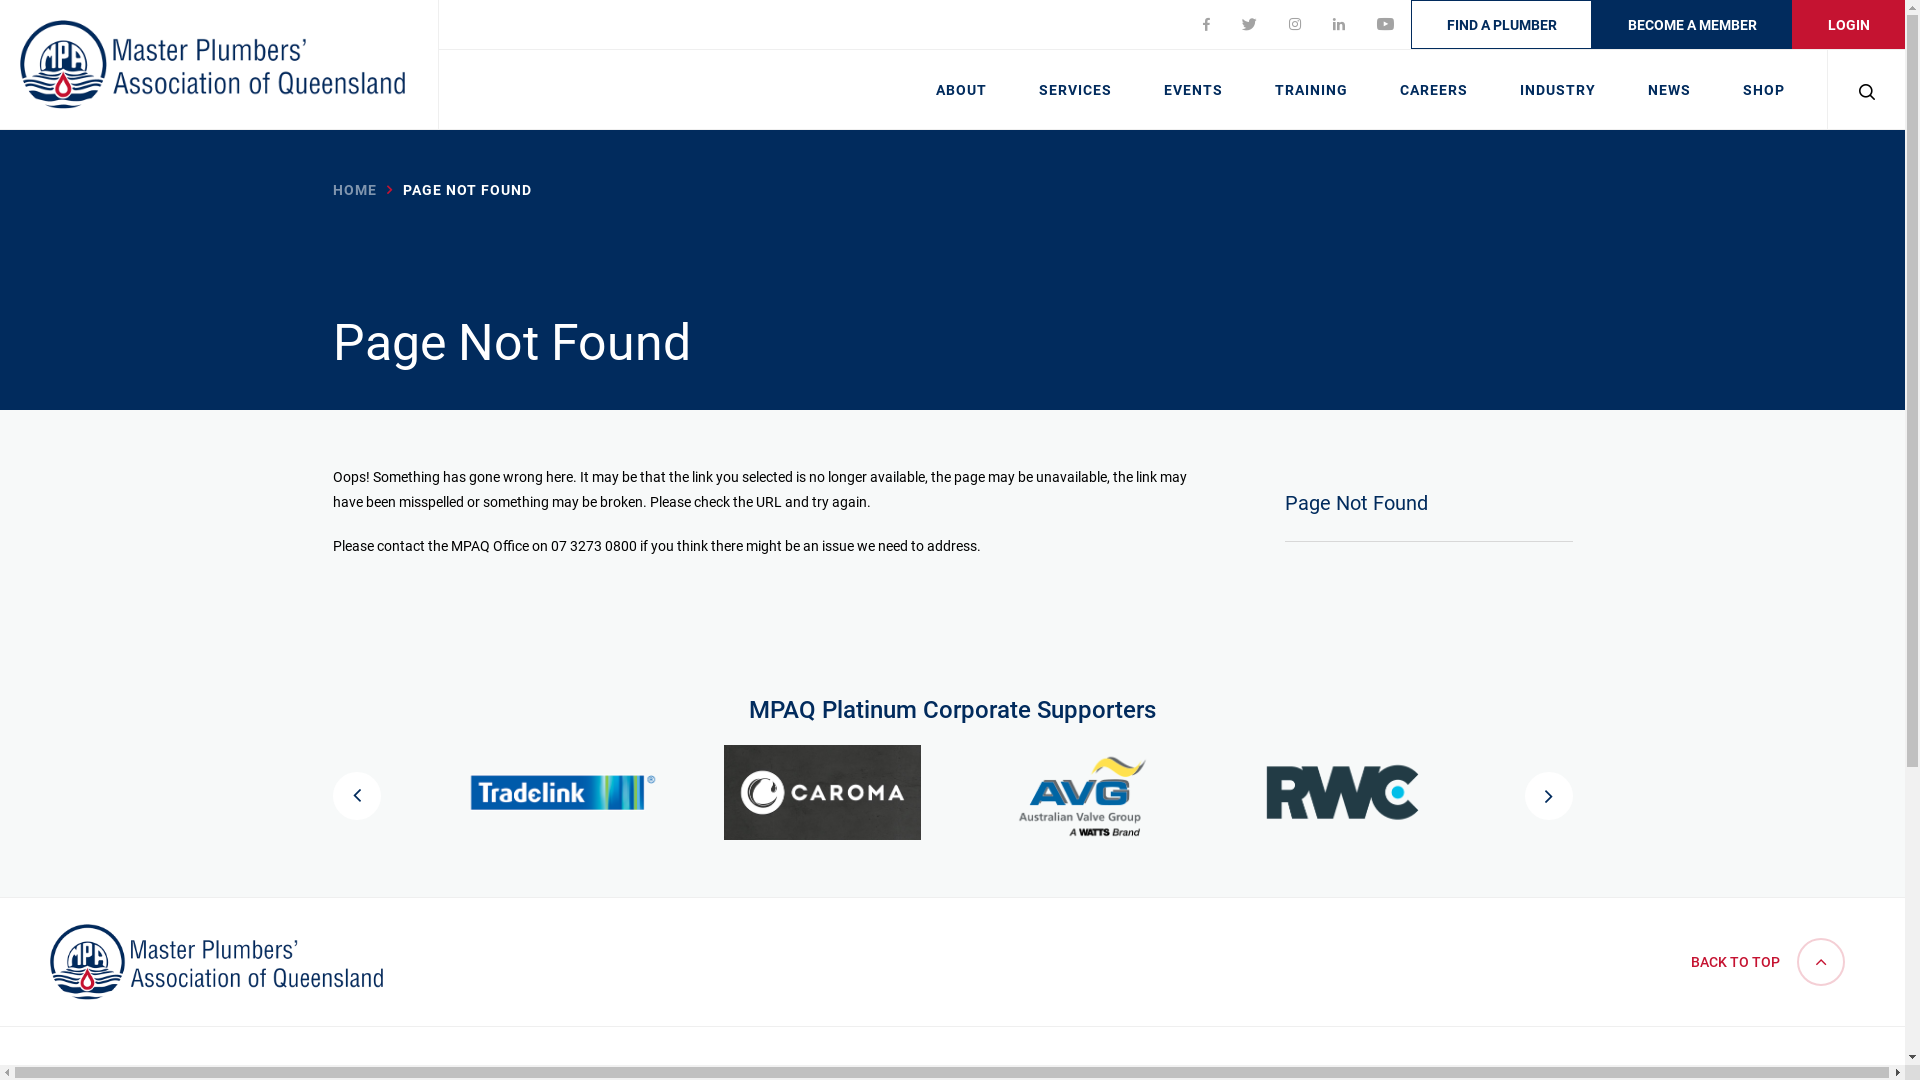 This screenshot has height=1080, width=1920. What do you see at coordinates (961, 87) in the screenshot?
I see `'ABOUT'` at bounding box center [961, 87].